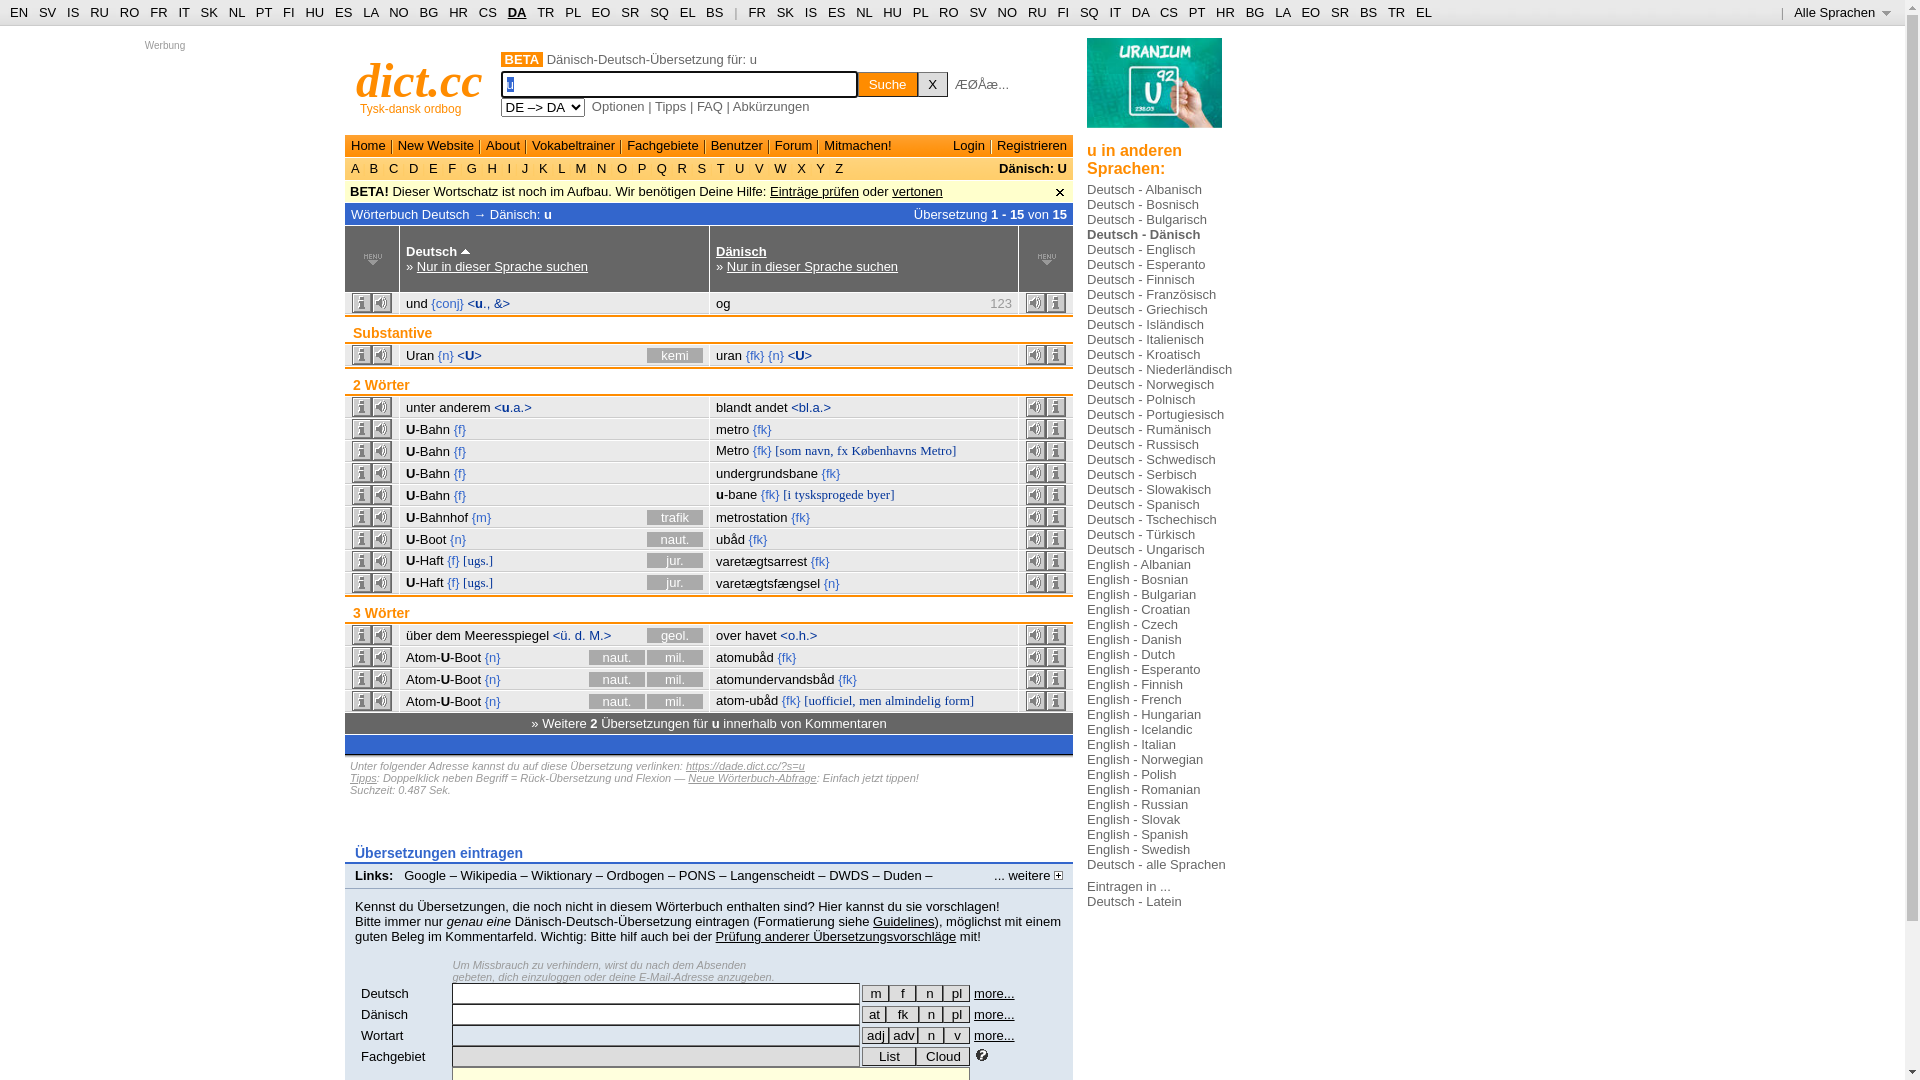 The width and height of the screenshot is (1920, 1080). I want to click on 'https://dade.dict.cc/?s=u', so click(744, 765).